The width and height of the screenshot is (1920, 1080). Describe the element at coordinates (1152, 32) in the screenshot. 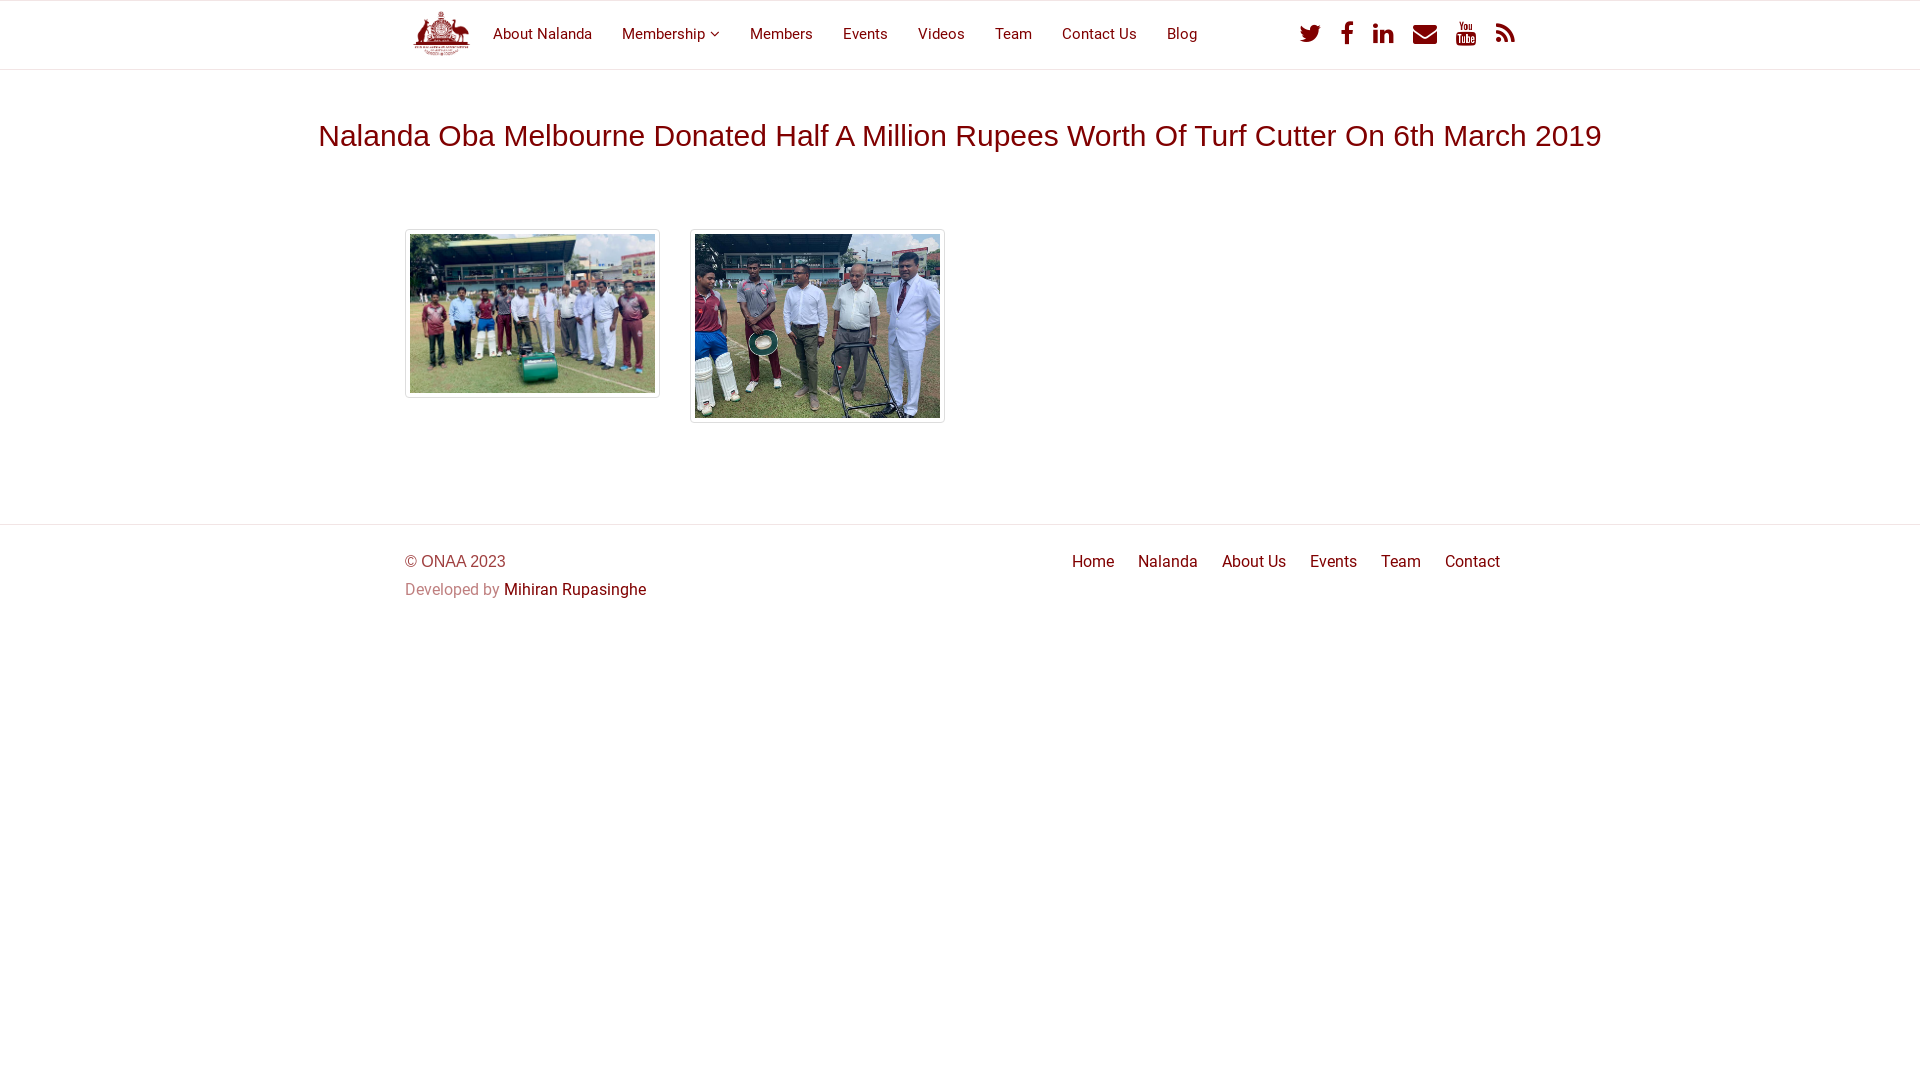

I see `'Blog'` at that location.